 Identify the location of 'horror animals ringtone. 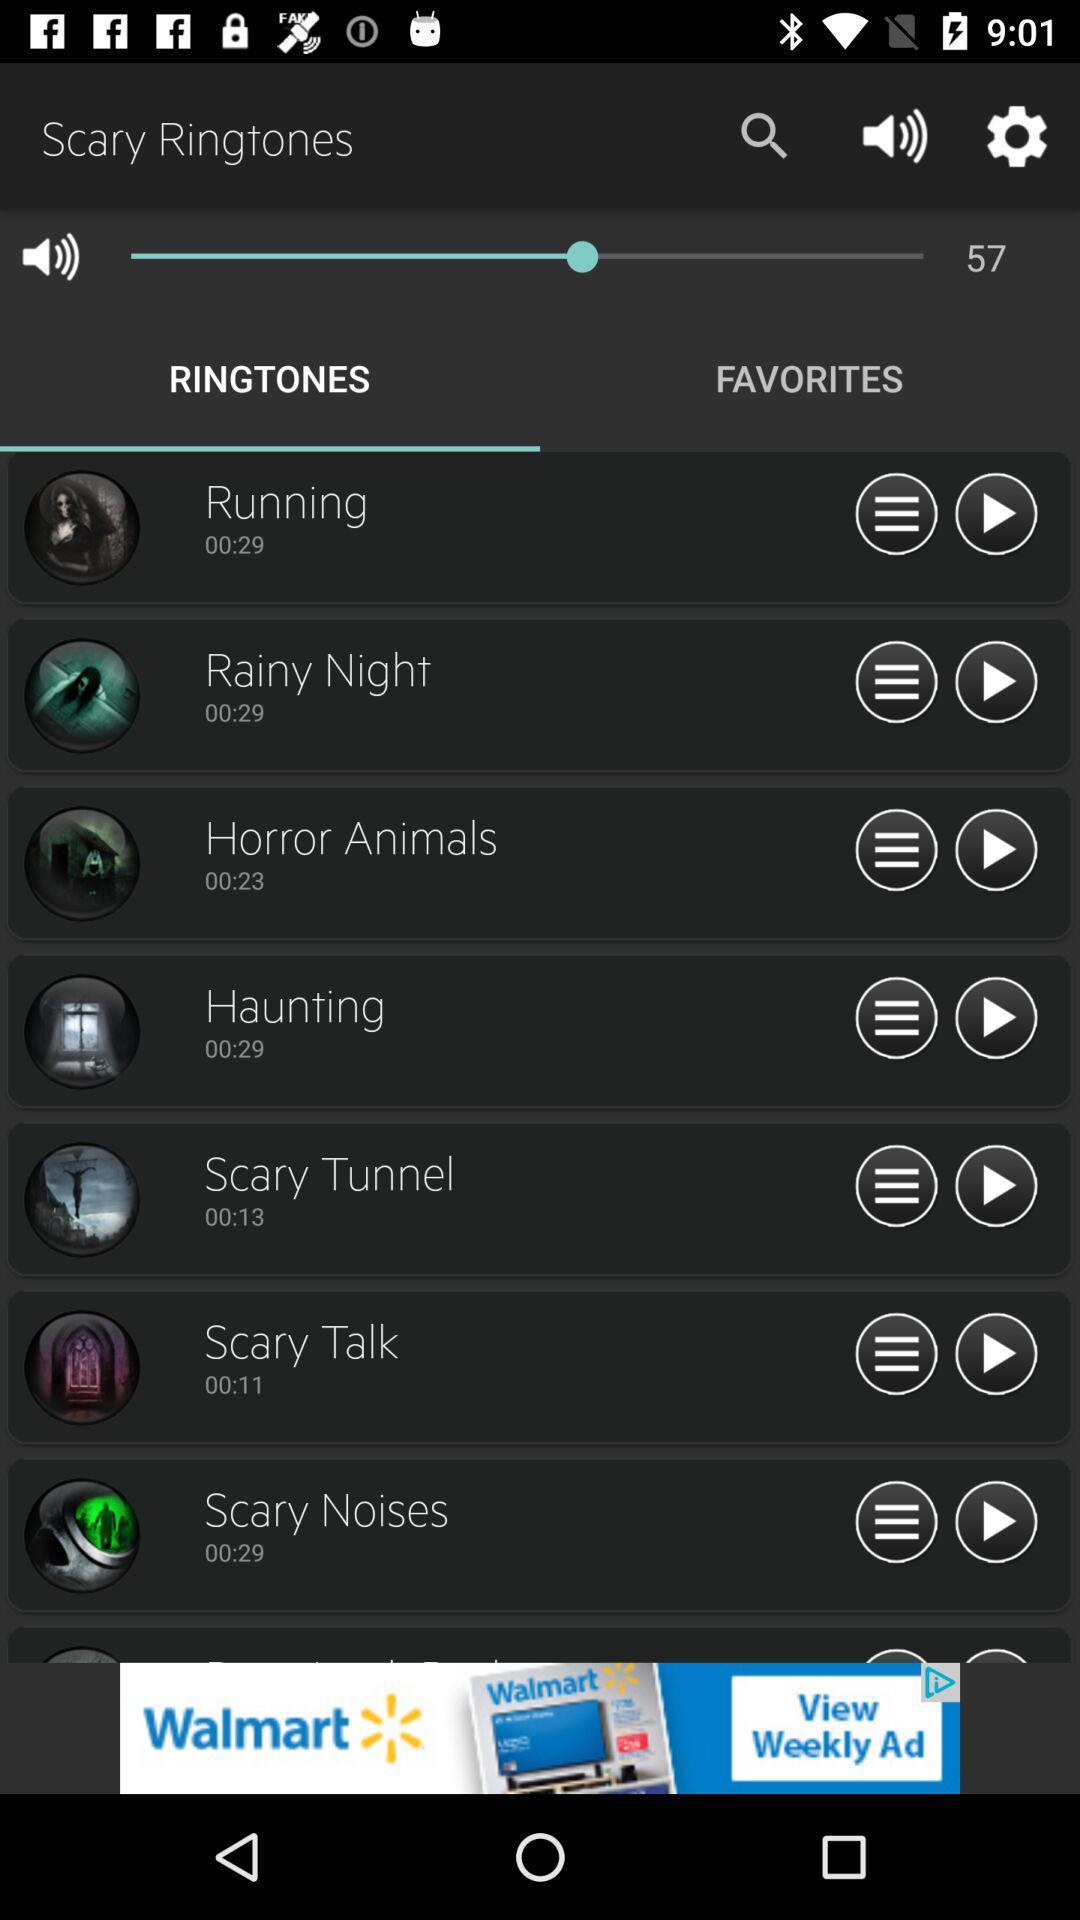
(995, 851).